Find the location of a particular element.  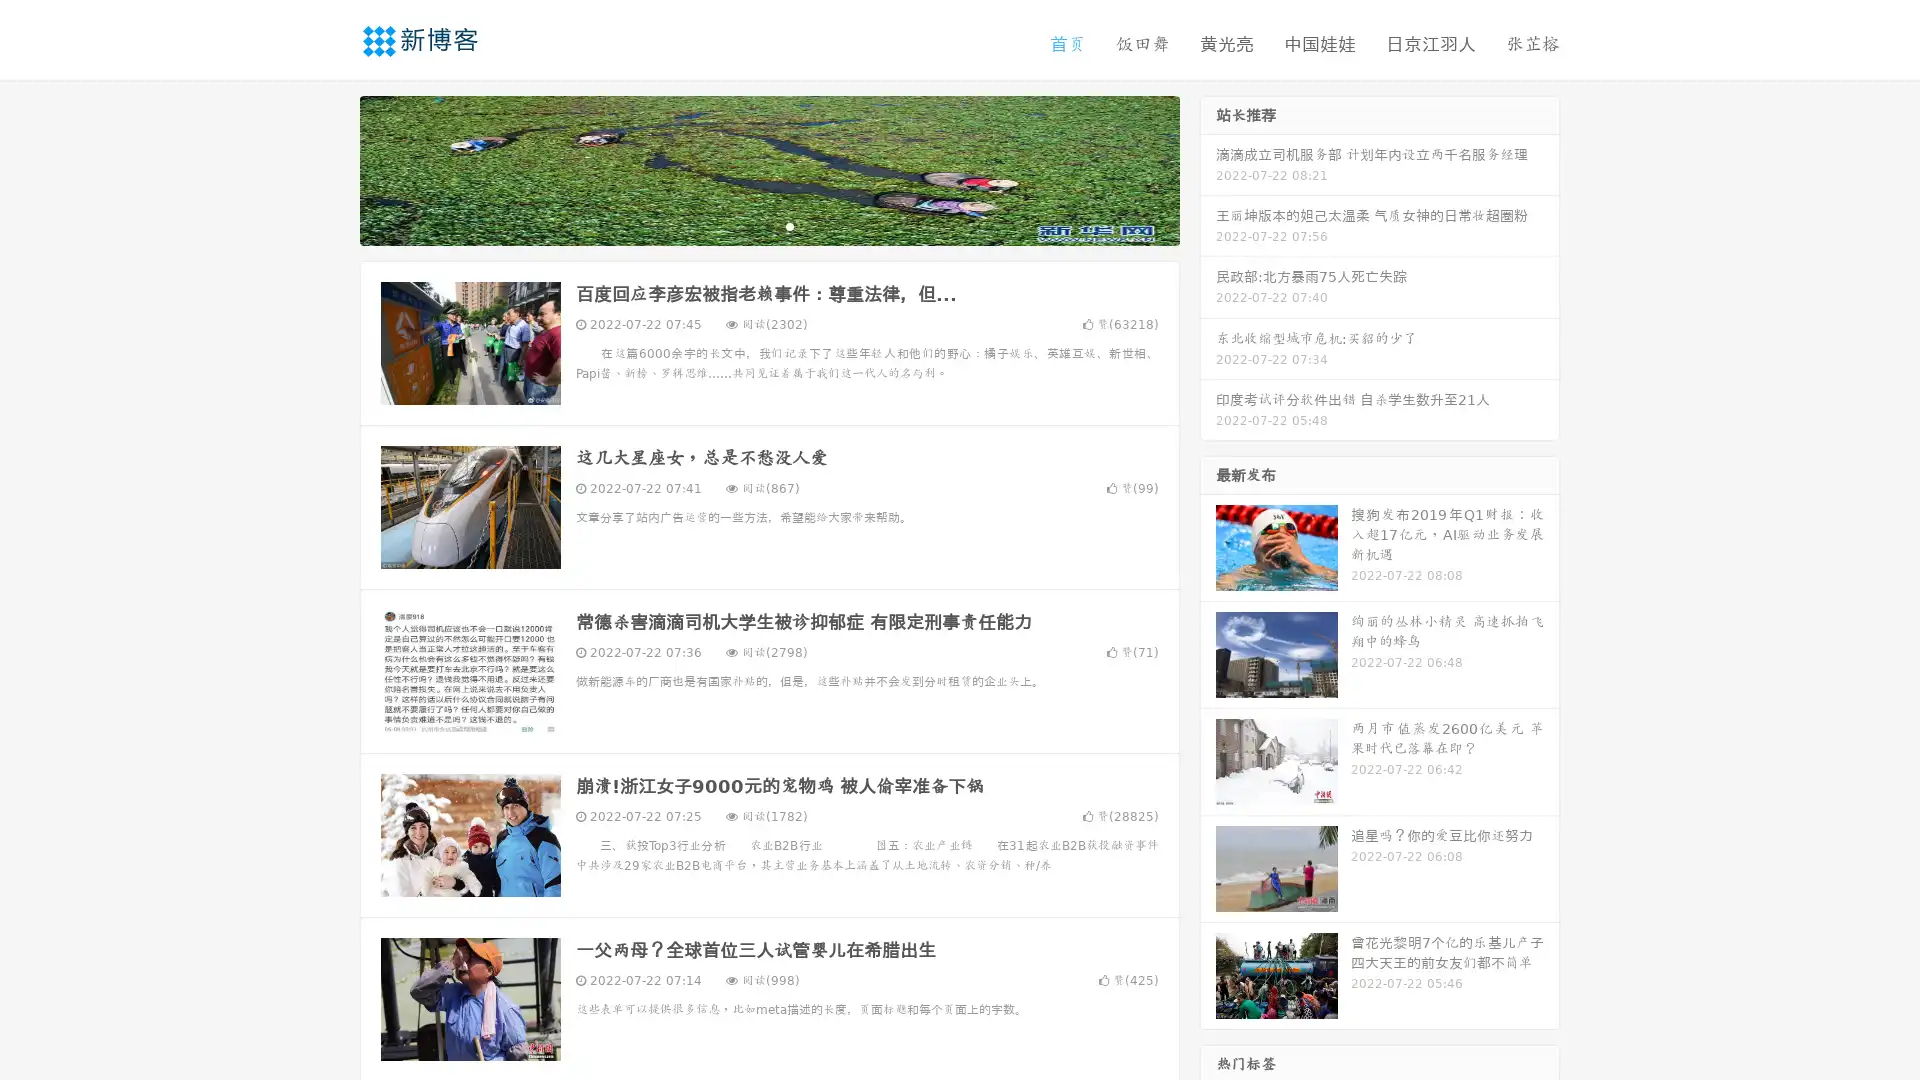

Previous slide is located at coordinates (330, 168).